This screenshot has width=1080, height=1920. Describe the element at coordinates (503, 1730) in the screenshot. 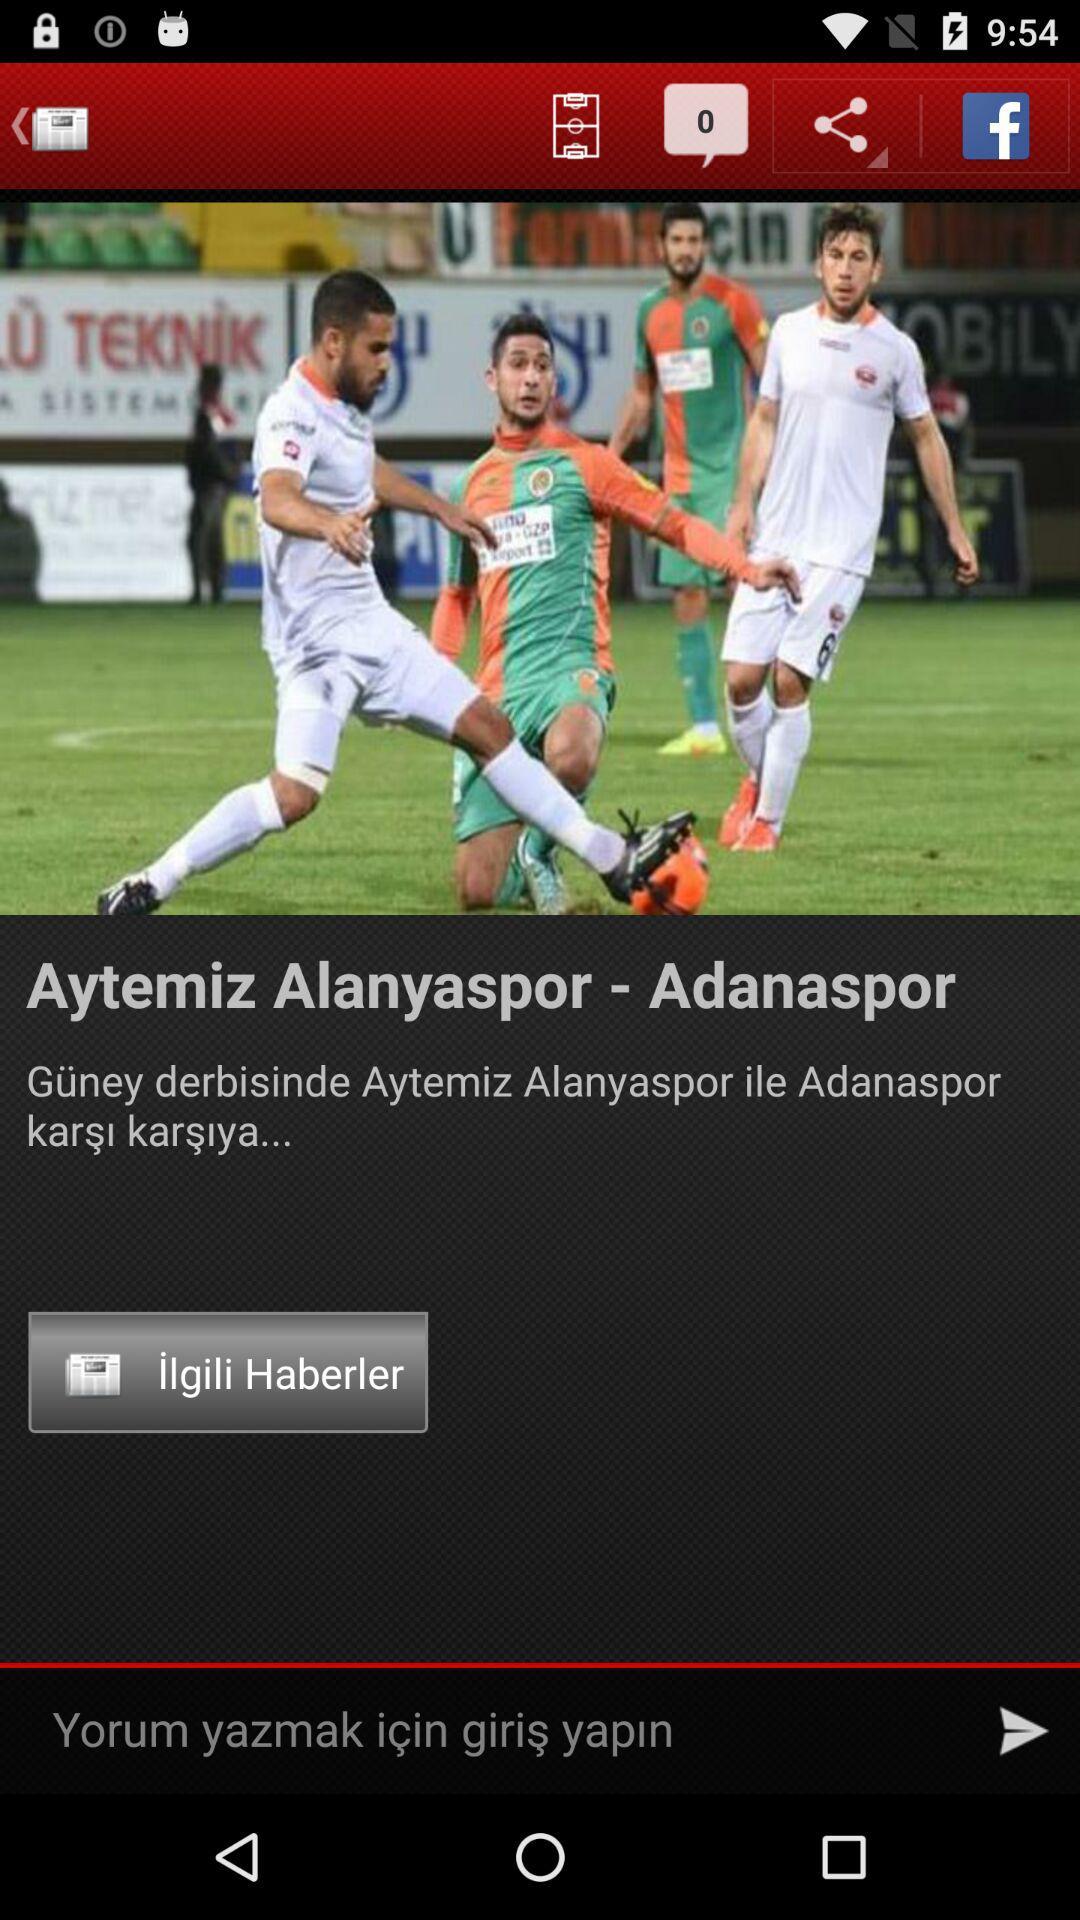

I see `write a comment` at that location.